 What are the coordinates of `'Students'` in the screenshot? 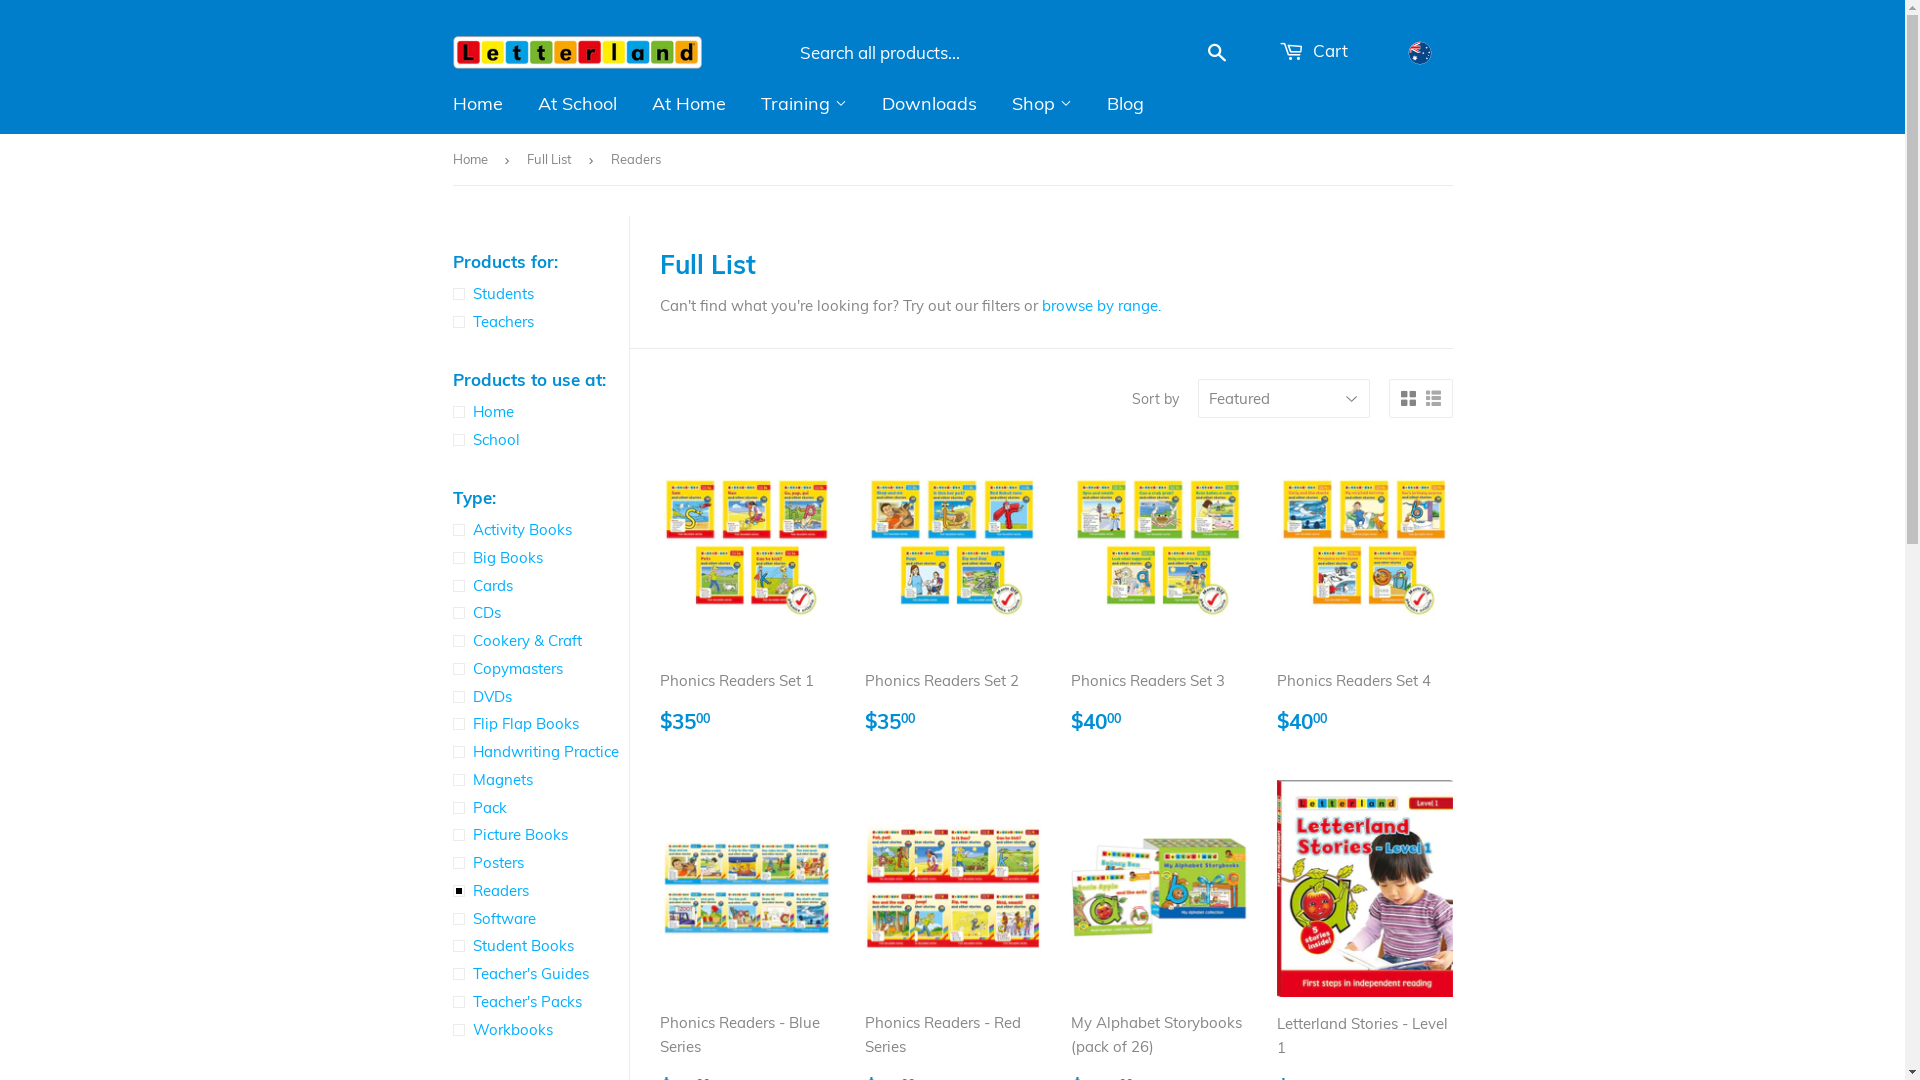 It's located at (539, 293).